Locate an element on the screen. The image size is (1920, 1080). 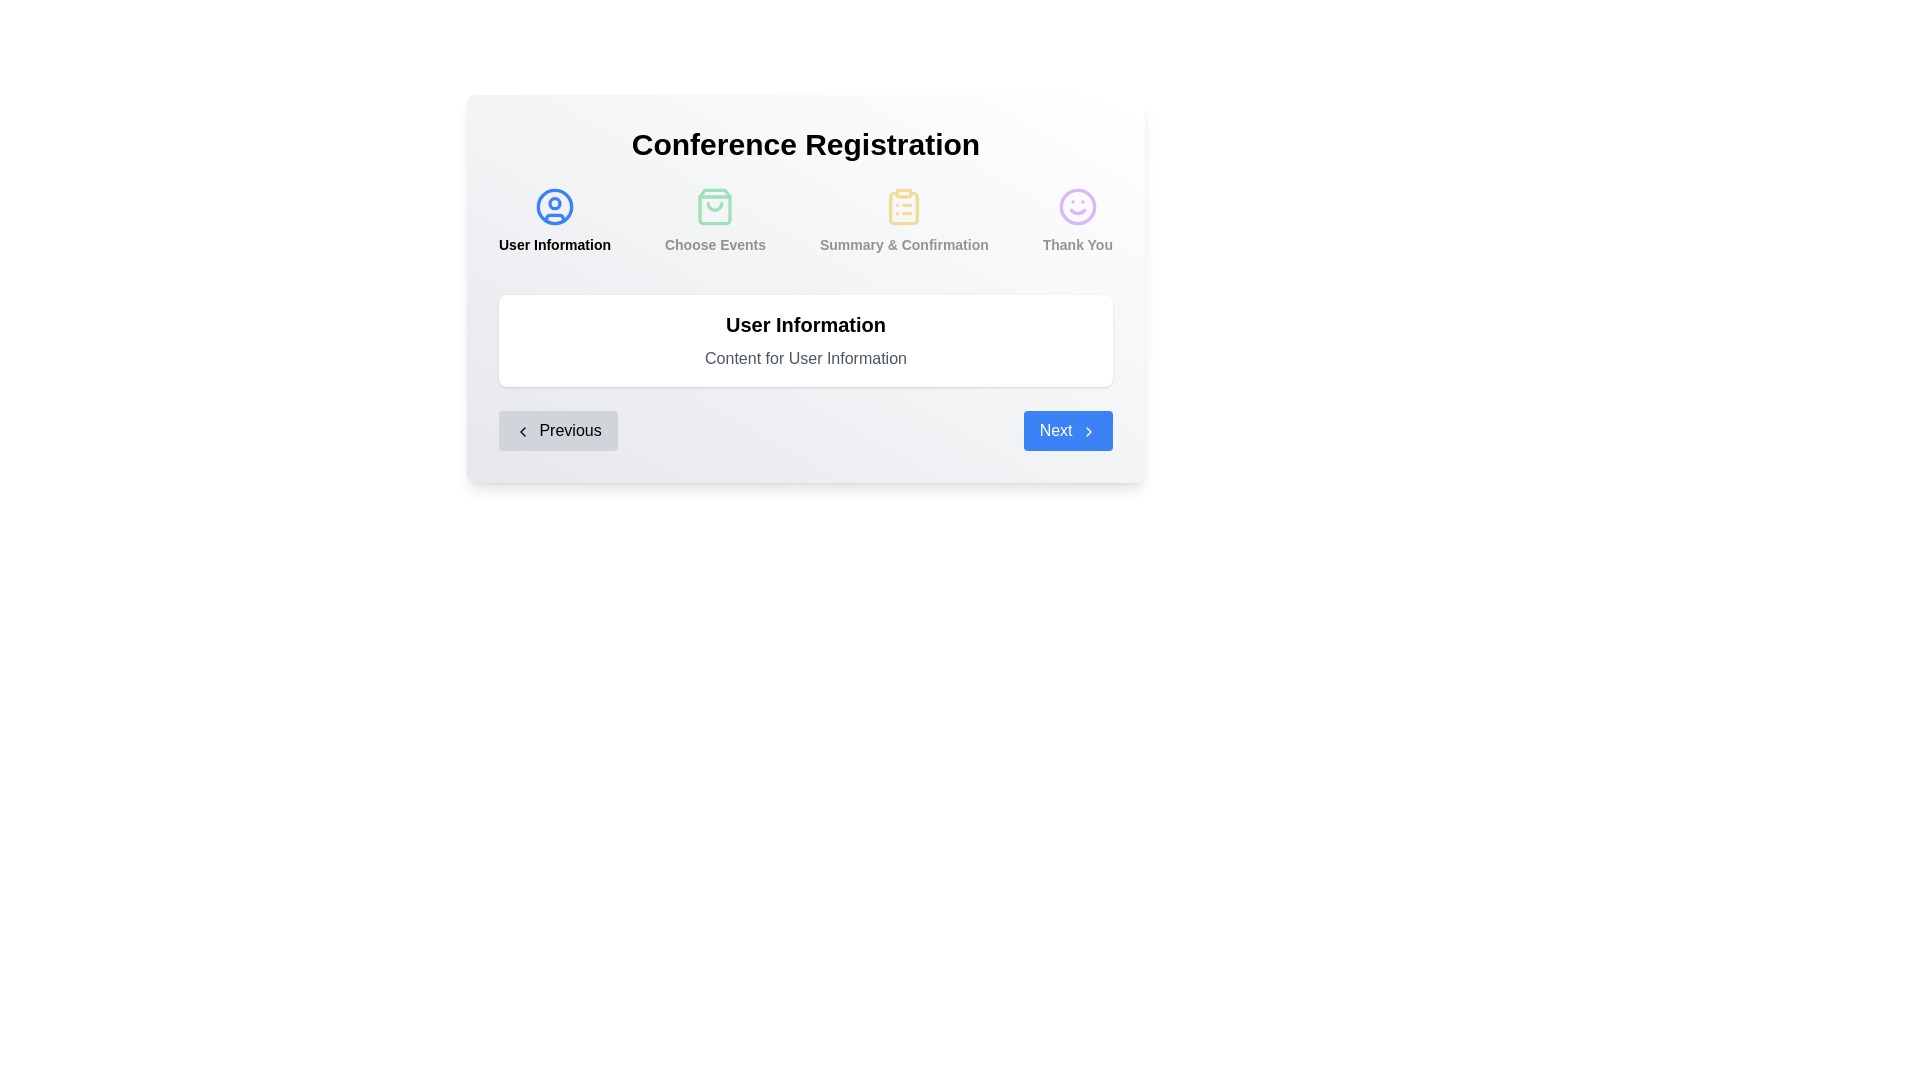
the decorative icon indicating the 'Choose Events' step in the navigation process for conference registration is located at coordinates (715, 207).